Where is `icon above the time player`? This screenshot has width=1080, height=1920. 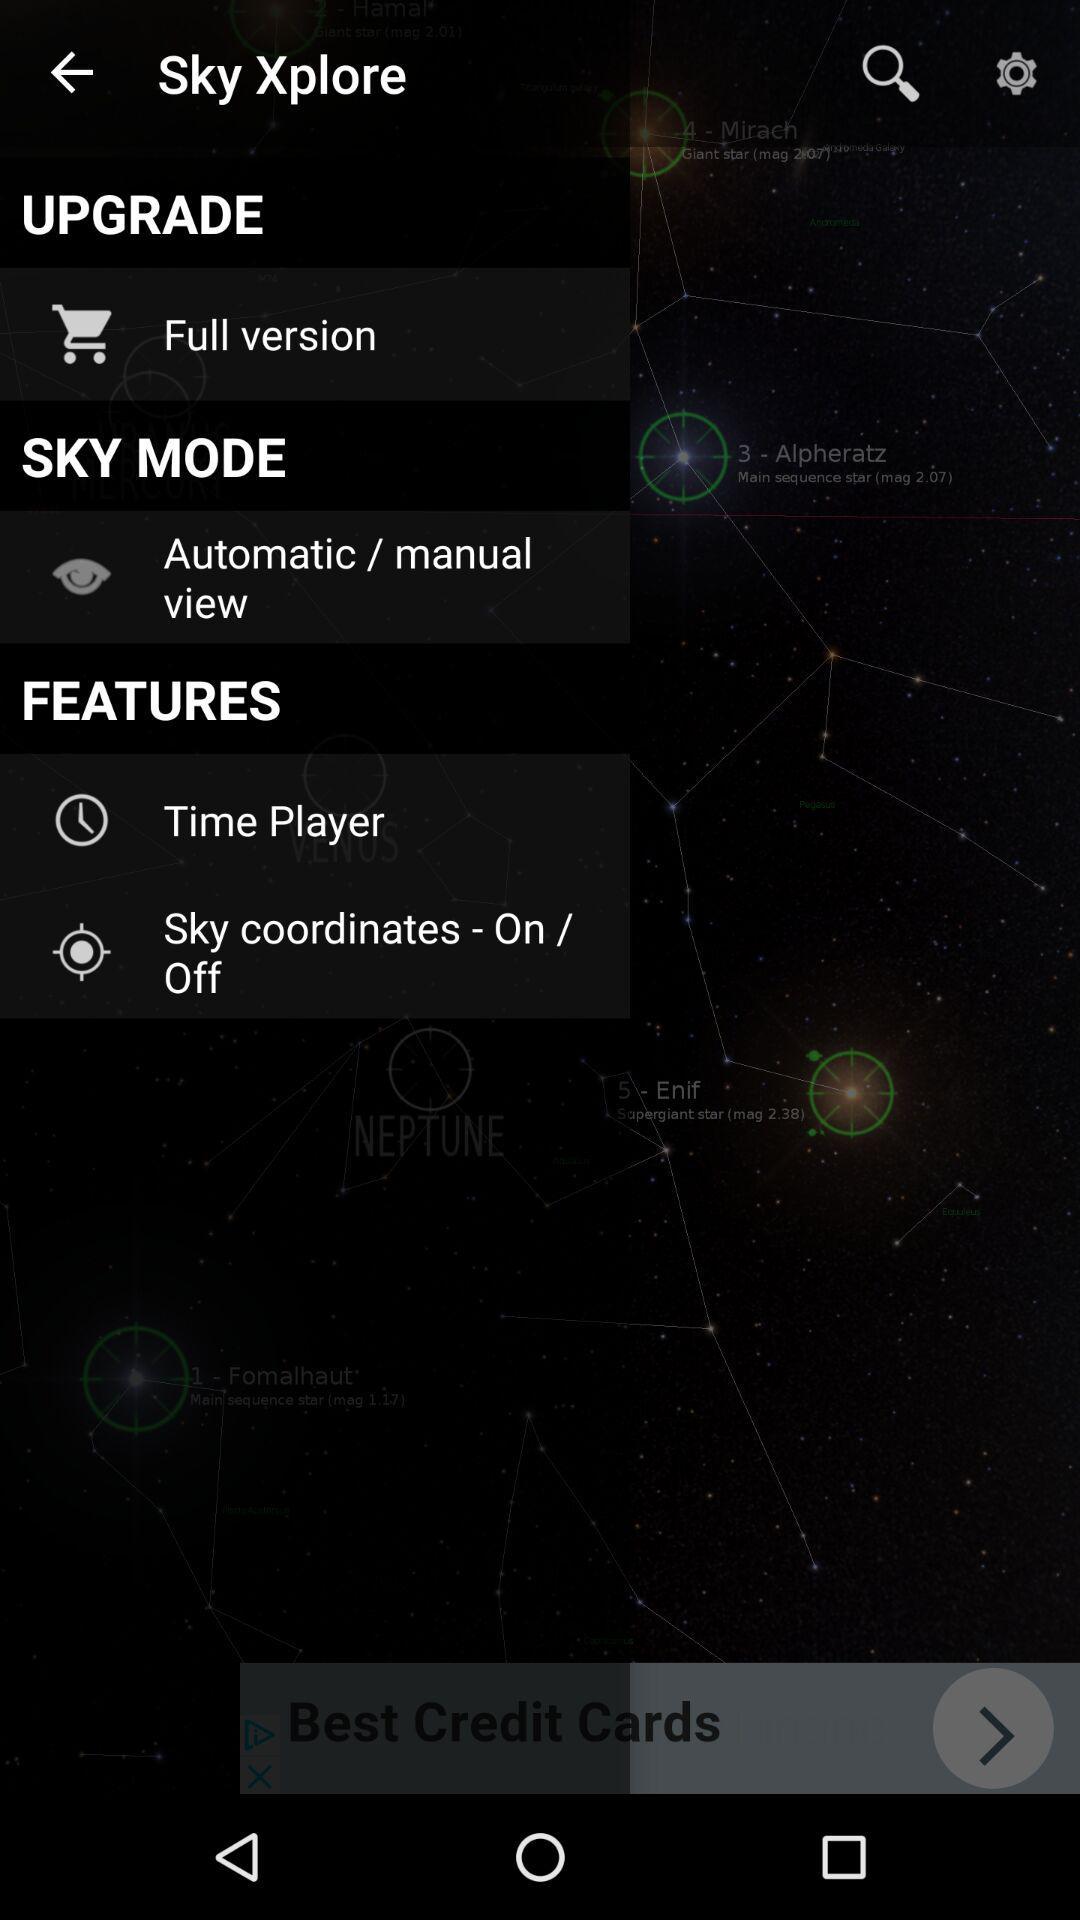 icon above the time player is located at coordinates (315, 698).